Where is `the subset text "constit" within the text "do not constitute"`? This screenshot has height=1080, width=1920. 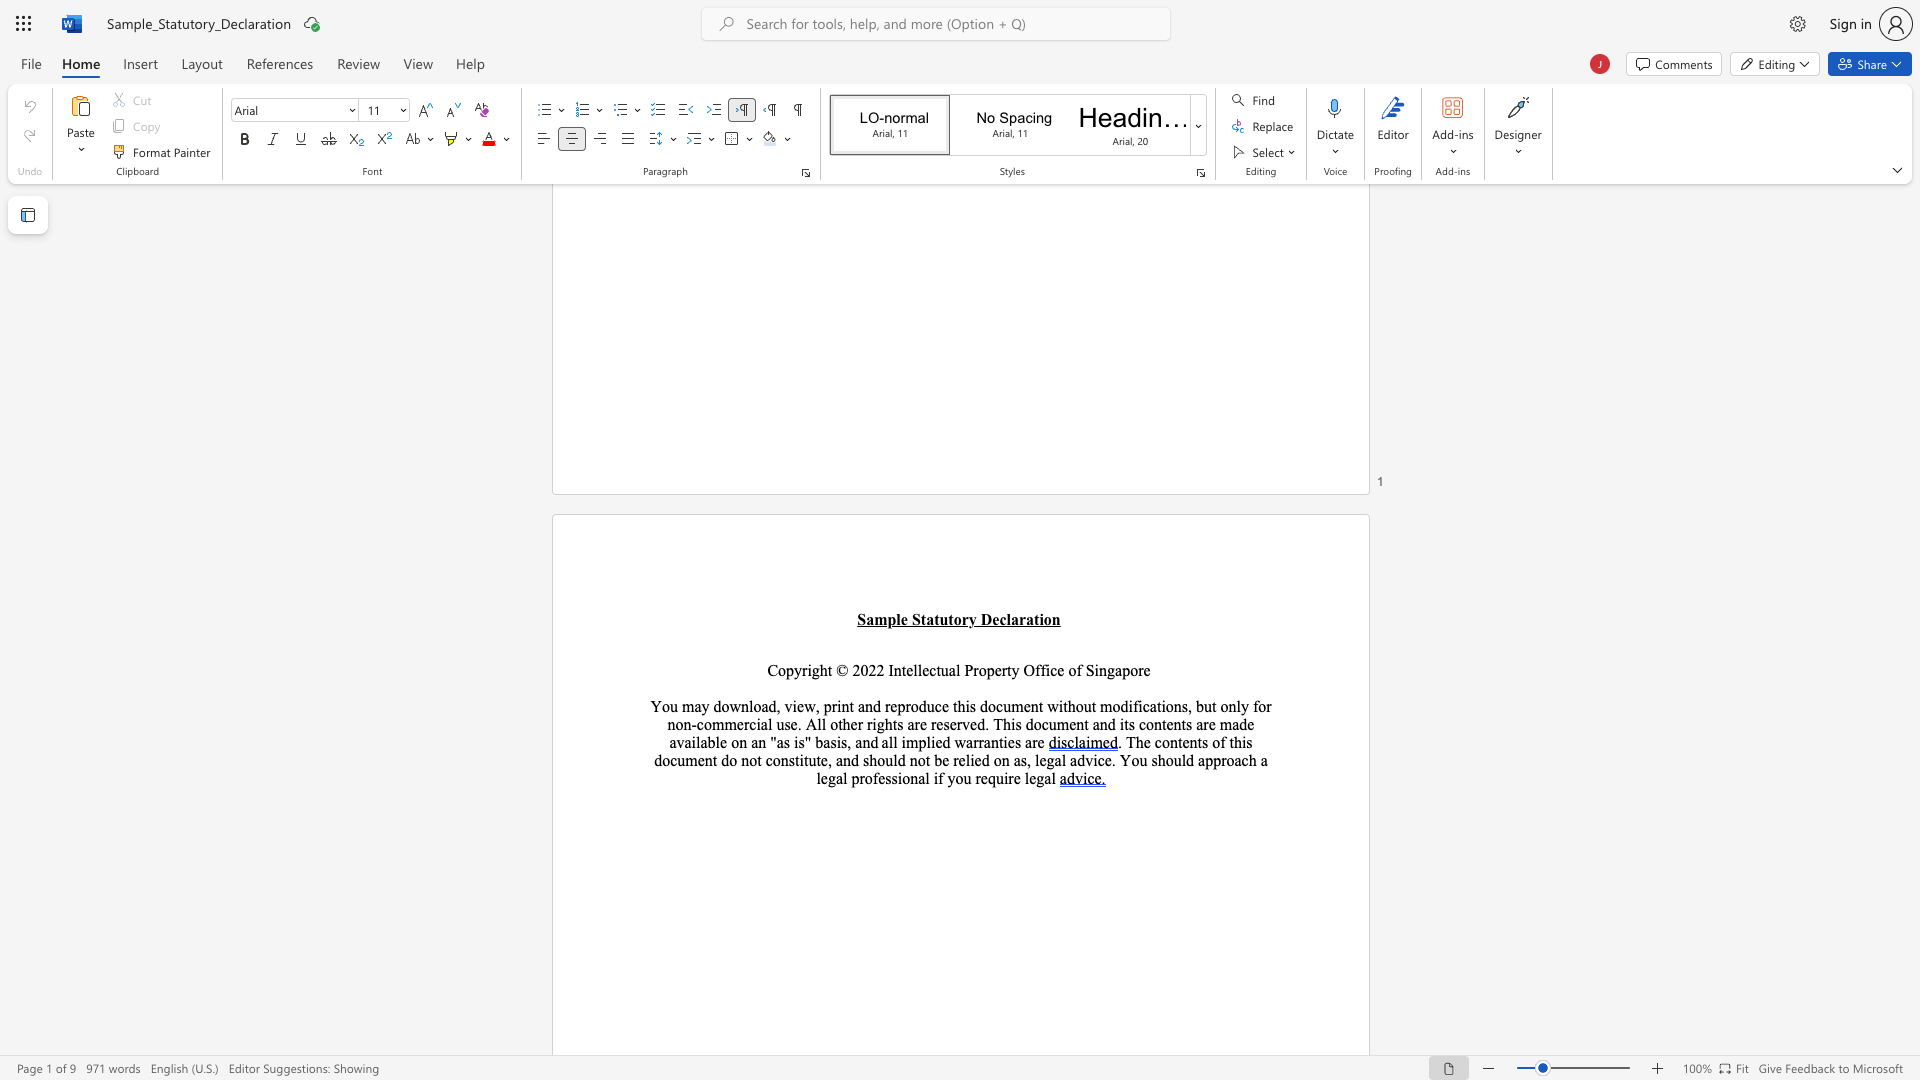
the subset text "constit" within the text "do not constitute" is located at coordinates (764, 760).